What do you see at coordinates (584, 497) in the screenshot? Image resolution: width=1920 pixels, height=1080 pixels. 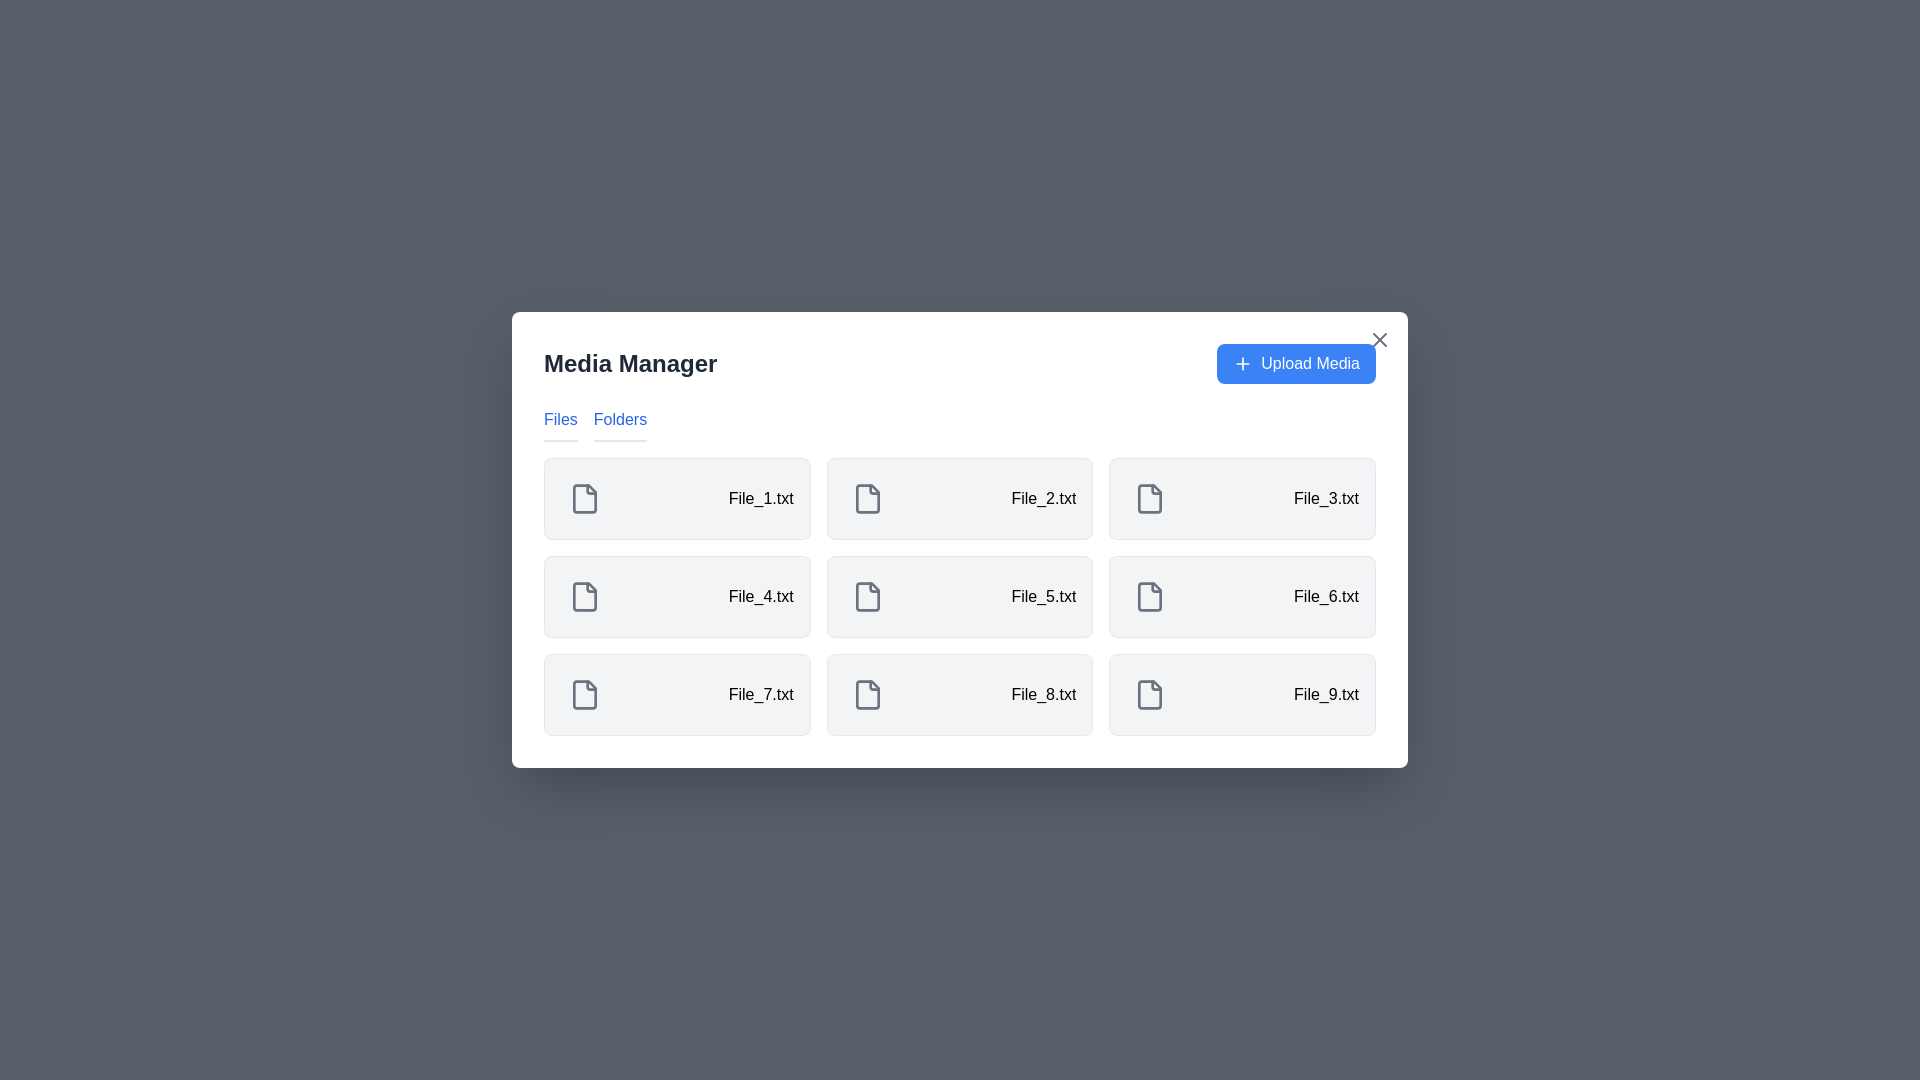 I see `the SVG icon representing a file located in the upper-left corner of the media manager interface` at bounding box center [584, 497].